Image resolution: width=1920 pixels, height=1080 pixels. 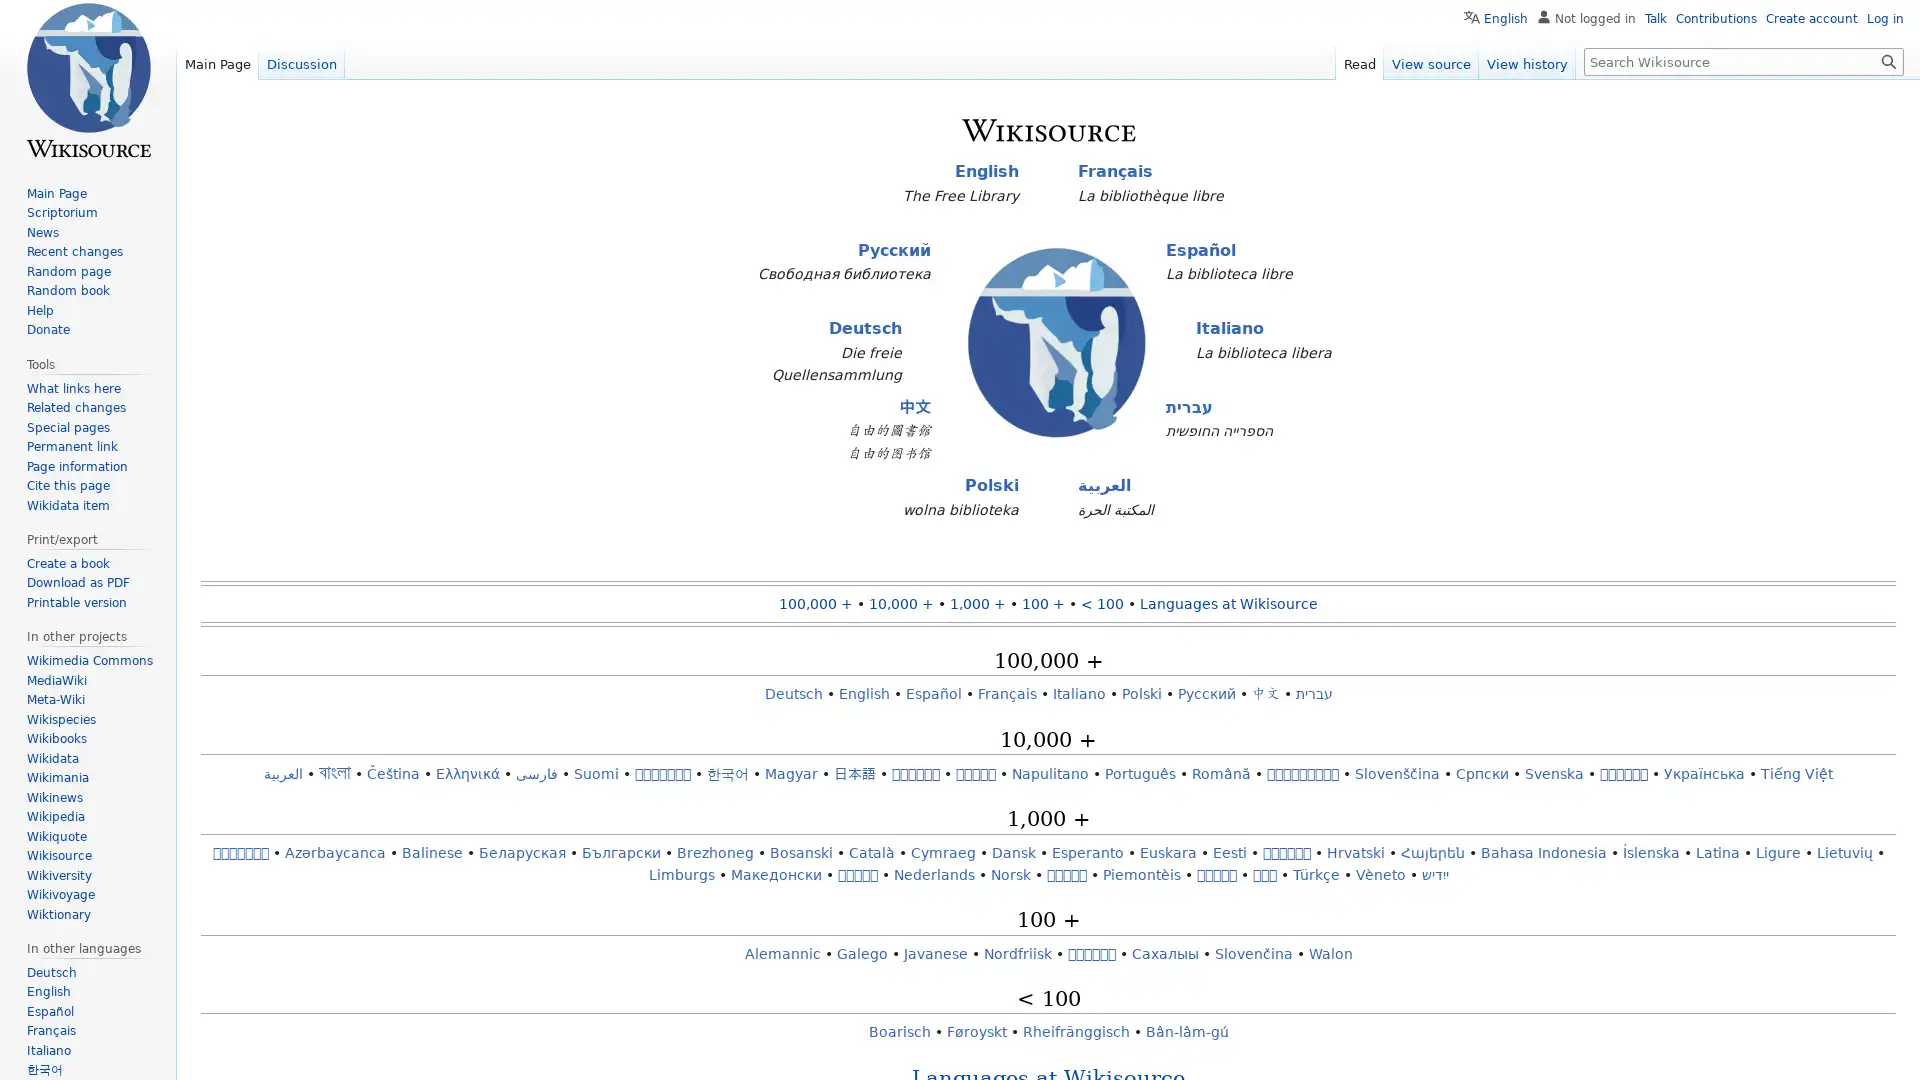 I want to click on Search, so click(x=1888, y=60).